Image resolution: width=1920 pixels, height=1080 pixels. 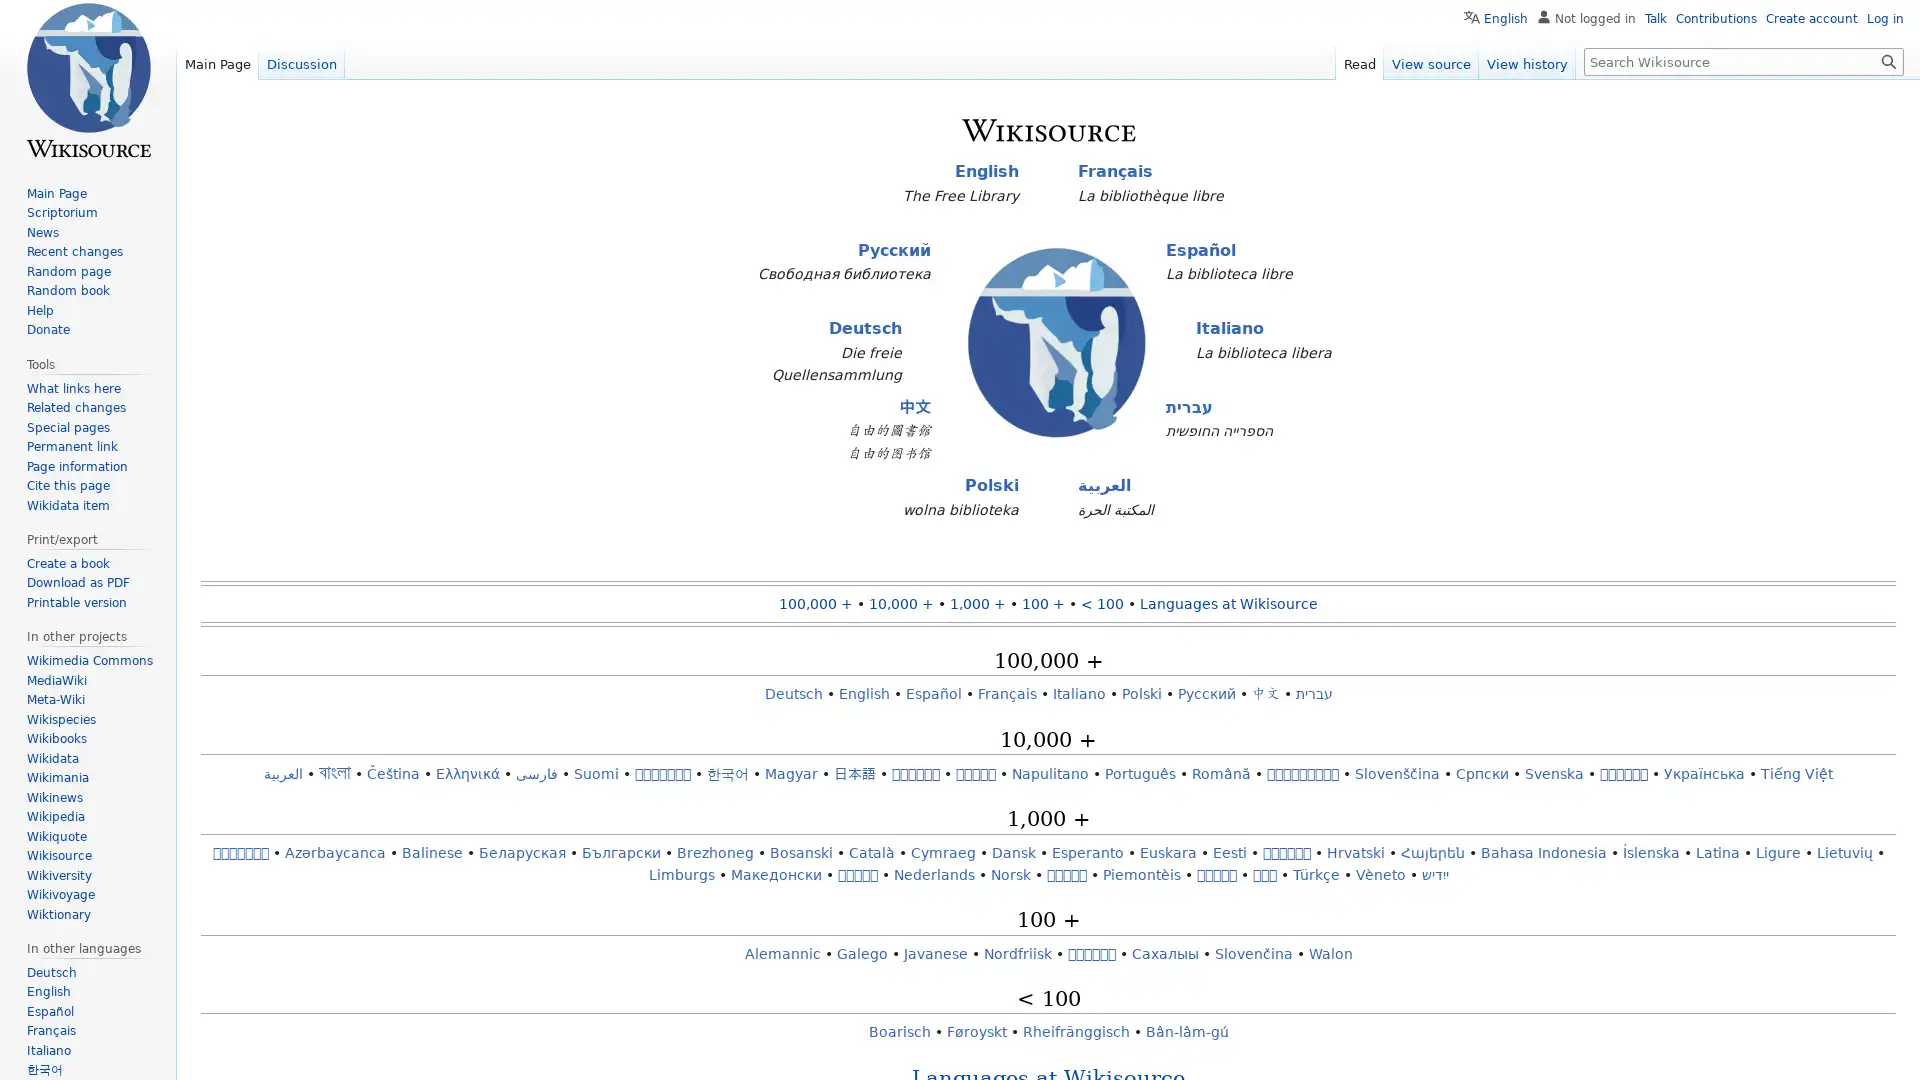 I want to click on Search, so click(x=1888, y=60).